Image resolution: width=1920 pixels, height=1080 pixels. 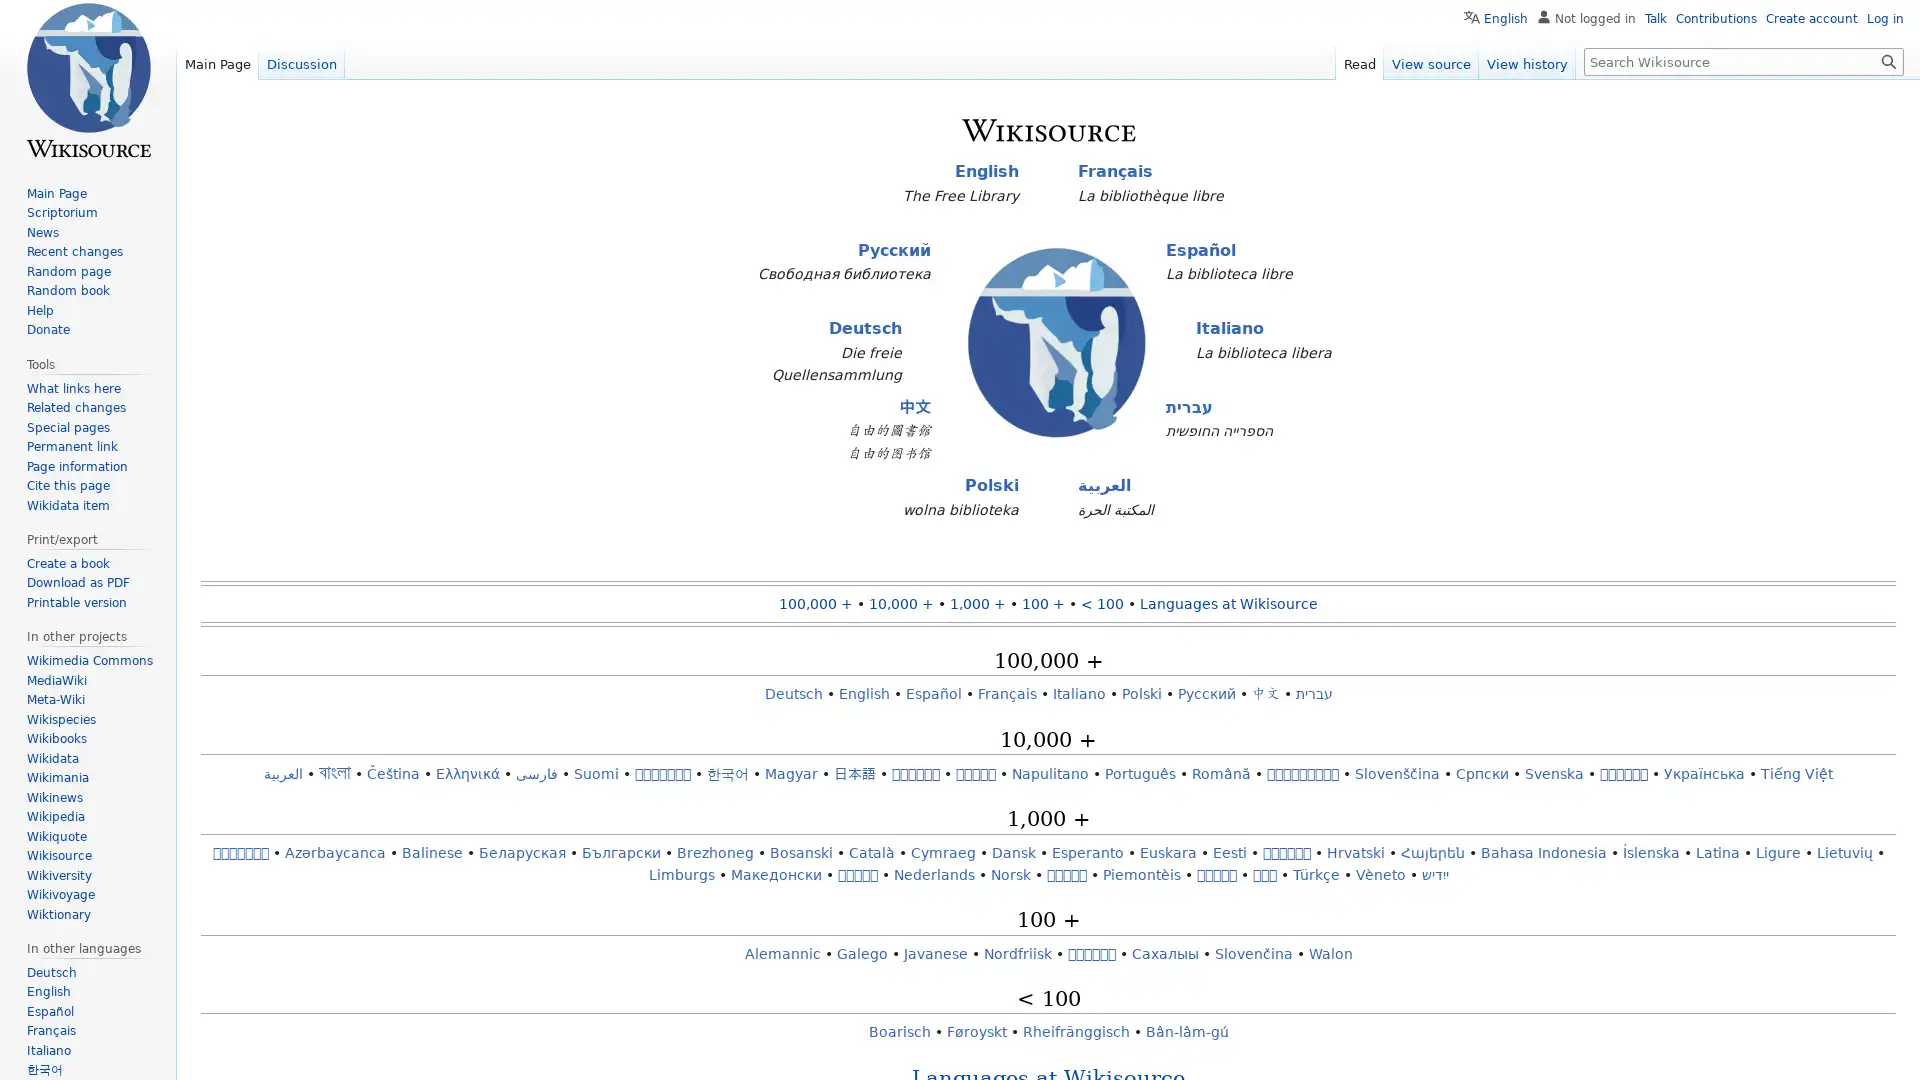 I want to click on Search, so click(x=1888, y=60).